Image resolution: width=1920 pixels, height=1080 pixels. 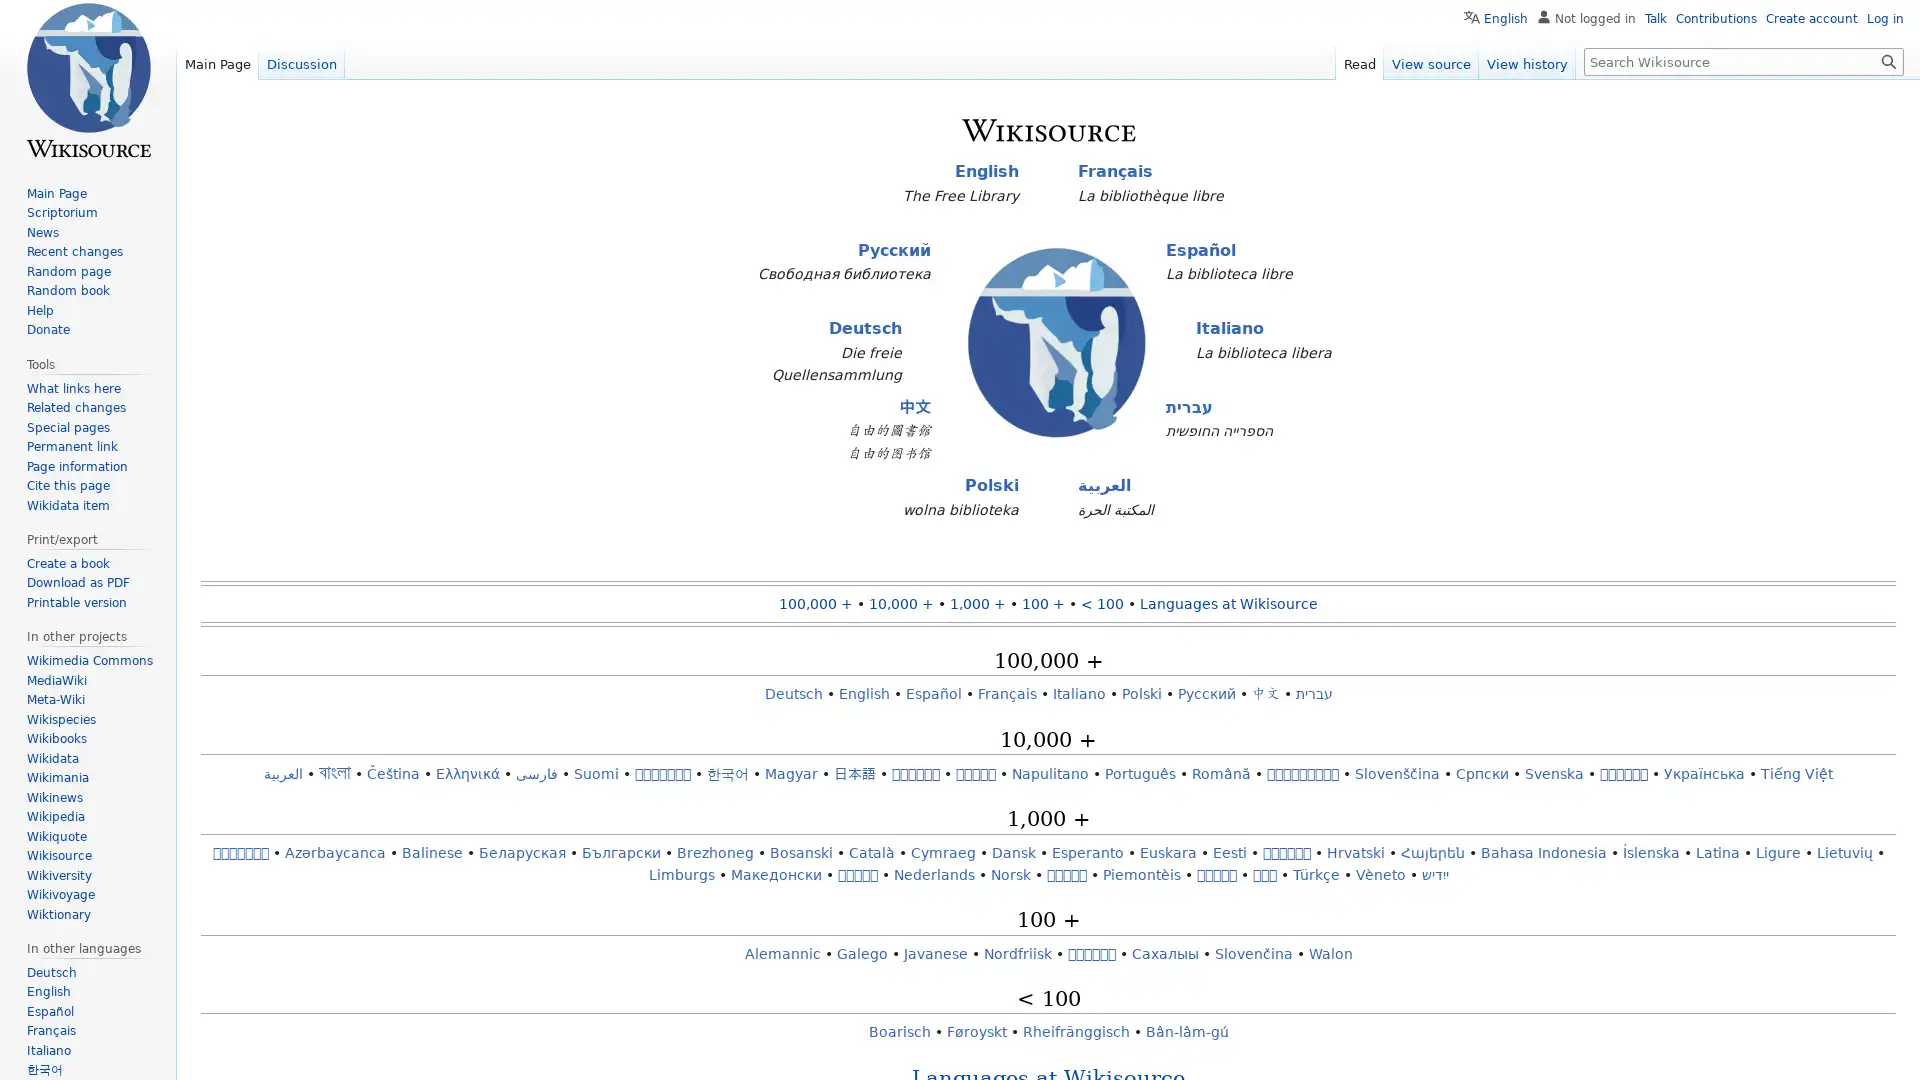 I want to click on Search, so click(x=1888, y=60).